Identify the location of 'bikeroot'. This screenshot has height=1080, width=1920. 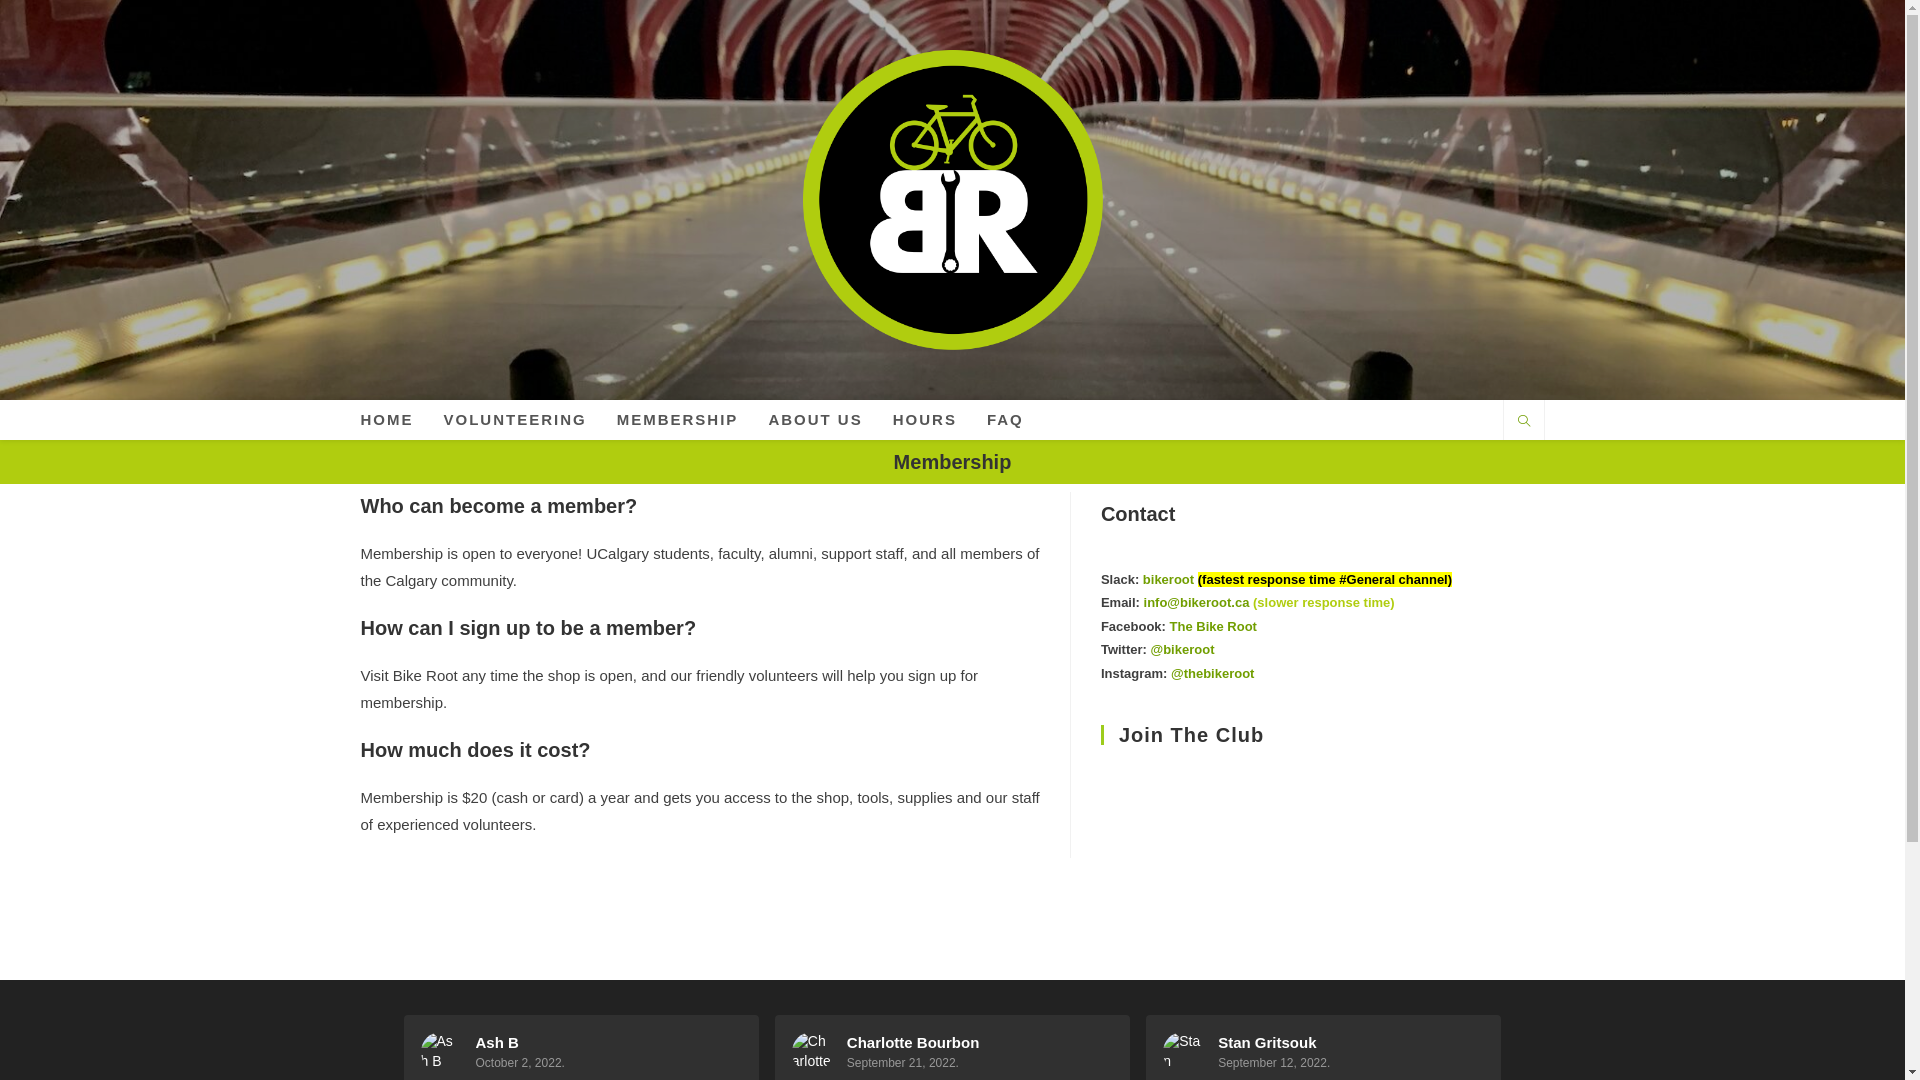
(1168, 579).